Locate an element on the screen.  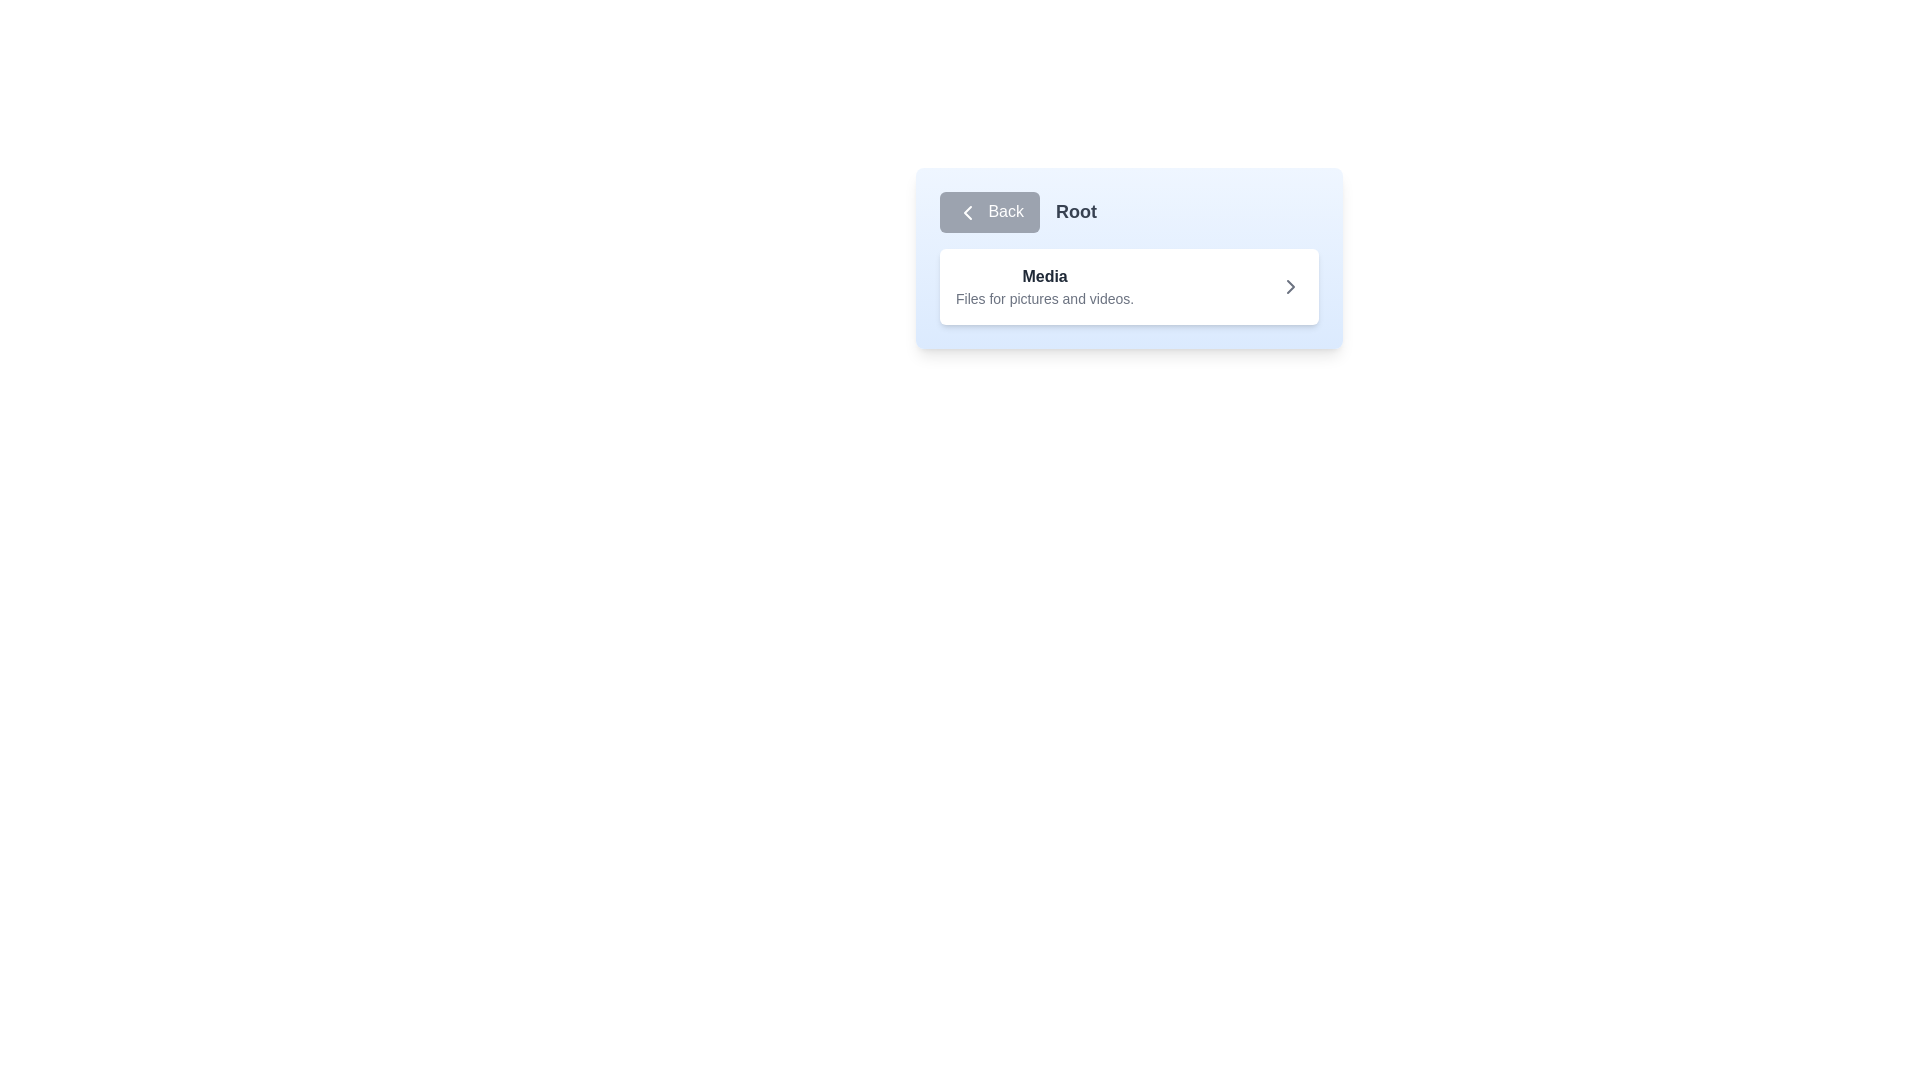
the static text label that reads 'Files for pictures and videos.' positioned beneath the title 'Media' is located at coordinates (1044, 298).